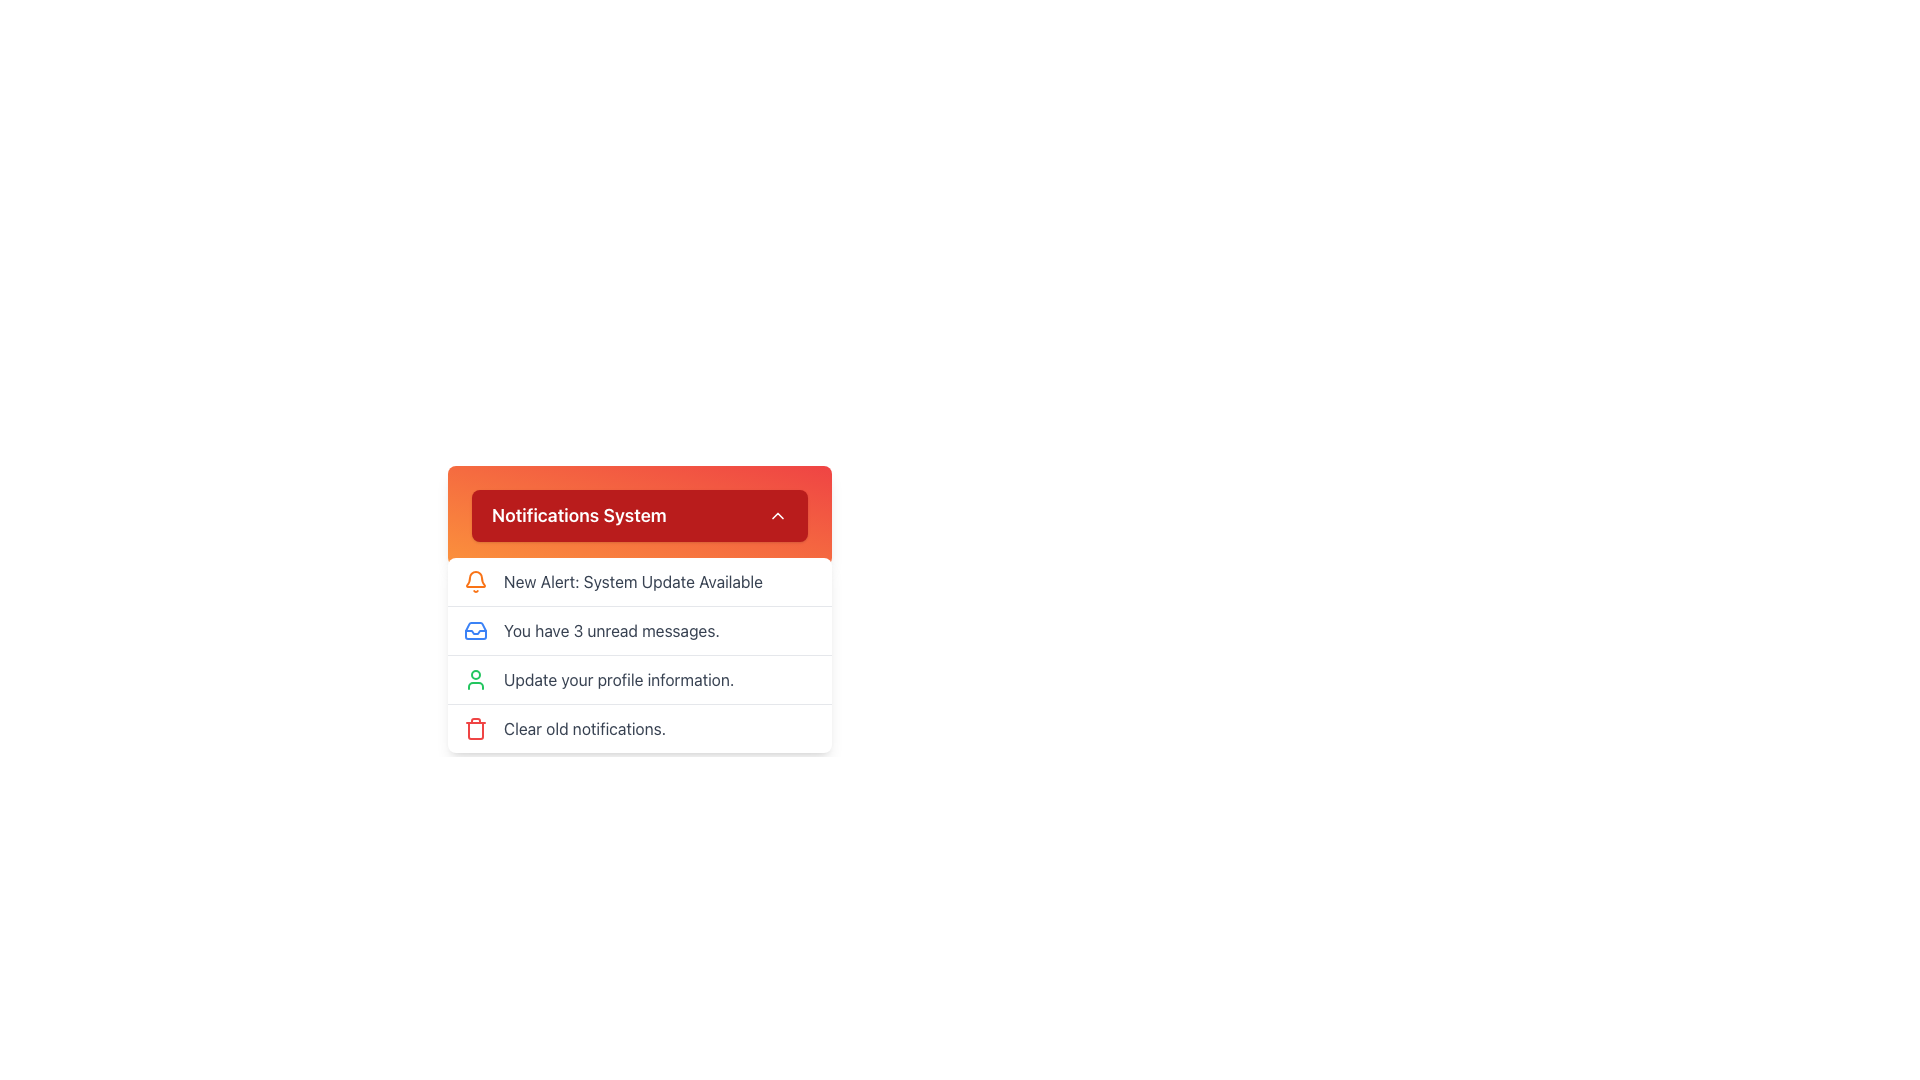 This screenshot has height=1080, width=1920. Describe the element at coordinates (474, 729) in the screenshot. I see `the SVG icon indicating deletion or clearing action, located to the left of the 'Clear old notifications' text` at that location.